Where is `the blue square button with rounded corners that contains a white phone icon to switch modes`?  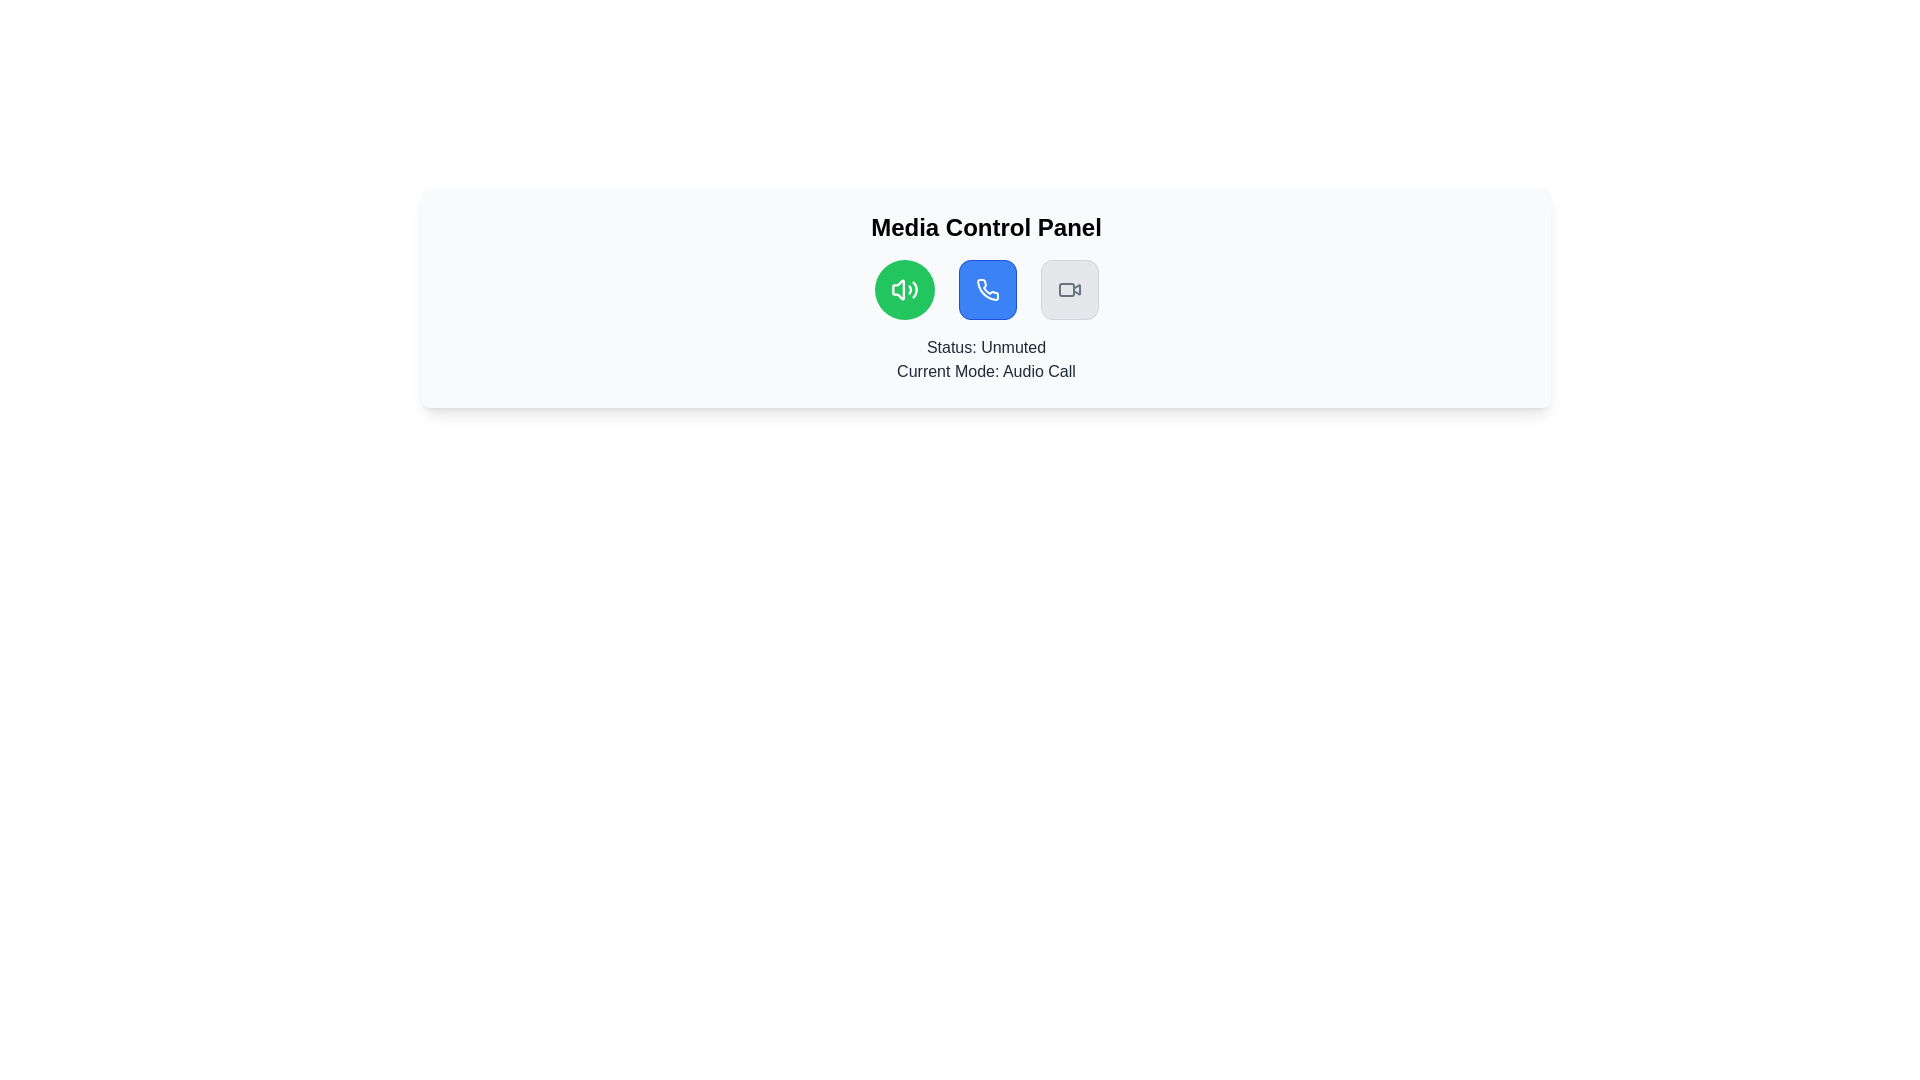 the blue square button with rounded corners that contains a white phone icon to switch modes is located at coordinates (987, 289).